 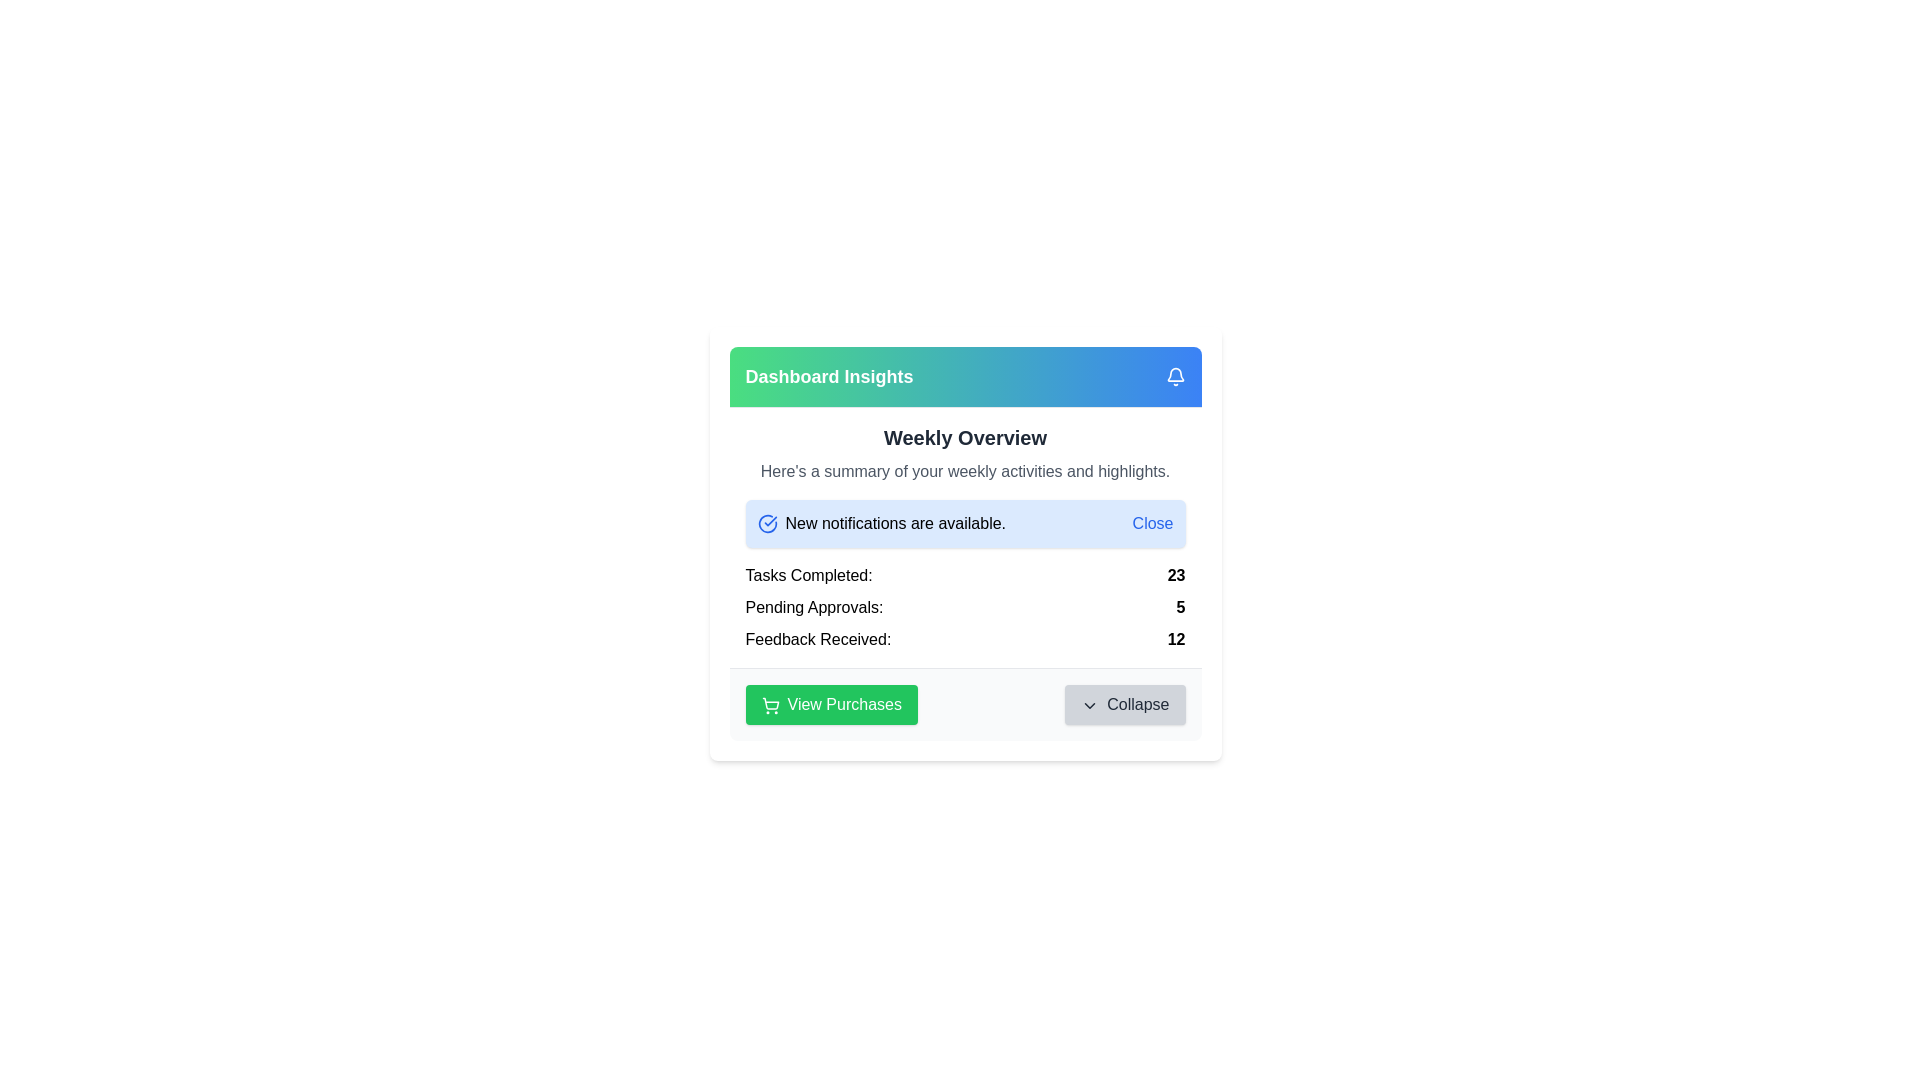 What do you see at coordinates (769, 704) in the screenshot?
I see `the SVG shopping cart icon located to the left of the 'View Purchases' button, which has a green background and white text` at bounding box center [769, 704].